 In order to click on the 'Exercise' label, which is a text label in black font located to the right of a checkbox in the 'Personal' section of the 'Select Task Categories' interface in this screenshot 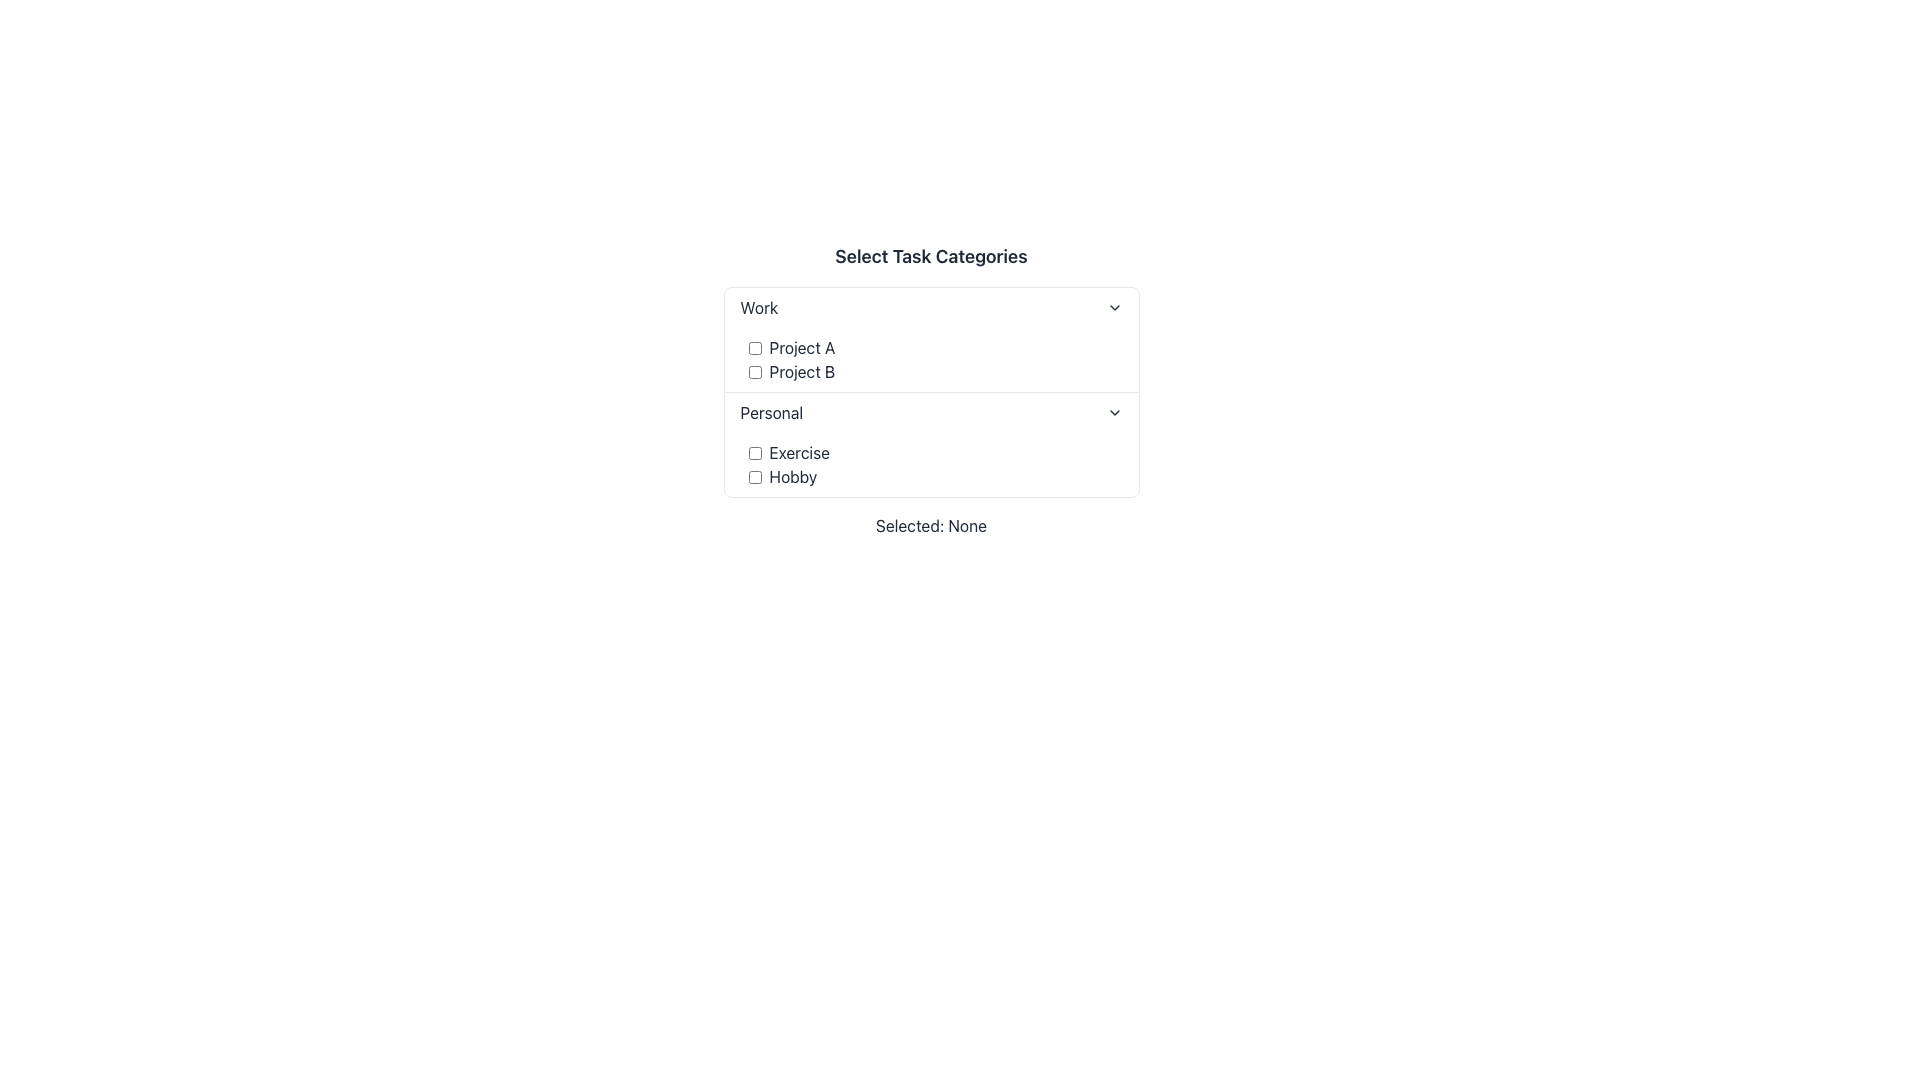, I will do `click(798, 452)`.